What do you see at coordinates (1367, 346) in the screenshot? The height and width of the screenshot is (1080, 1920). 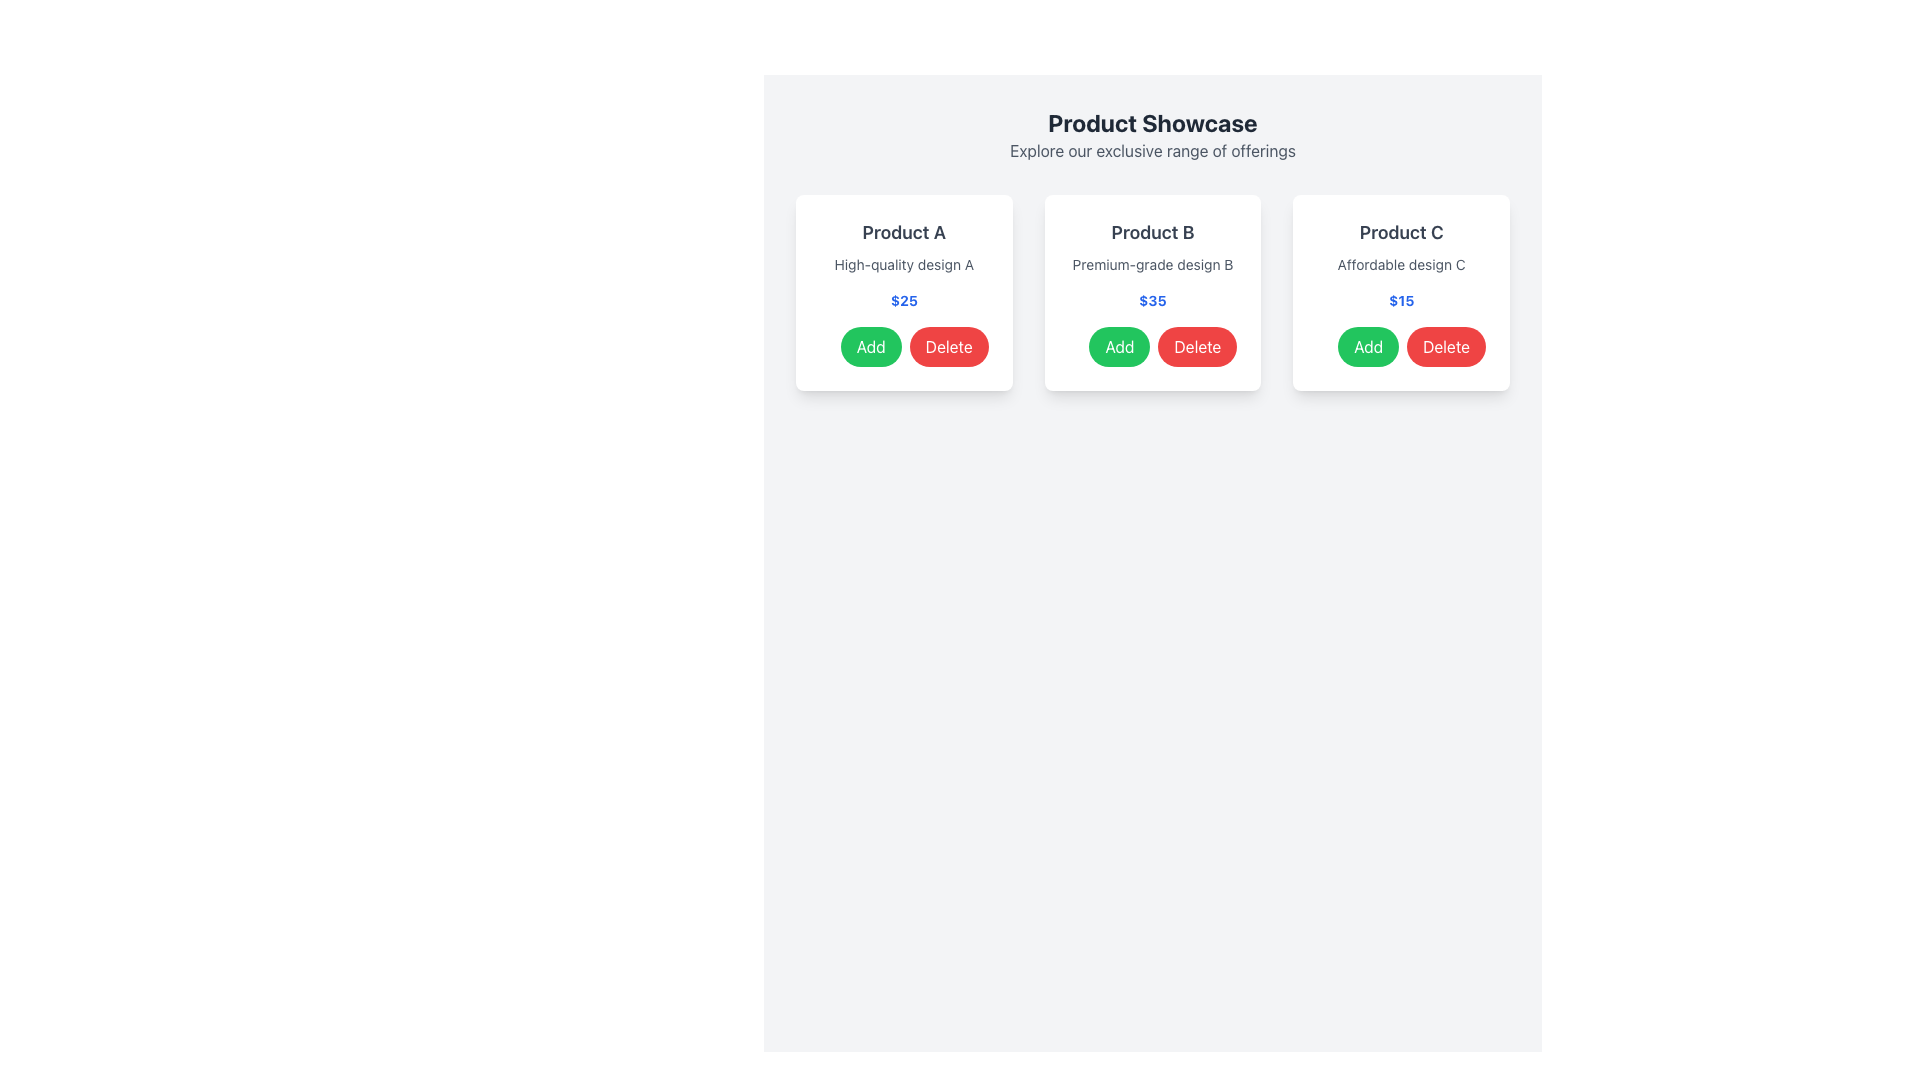 I see `the 'Add' button for Product C located in the bottom-right corner of its product card` at bounding box center [1367, 346].